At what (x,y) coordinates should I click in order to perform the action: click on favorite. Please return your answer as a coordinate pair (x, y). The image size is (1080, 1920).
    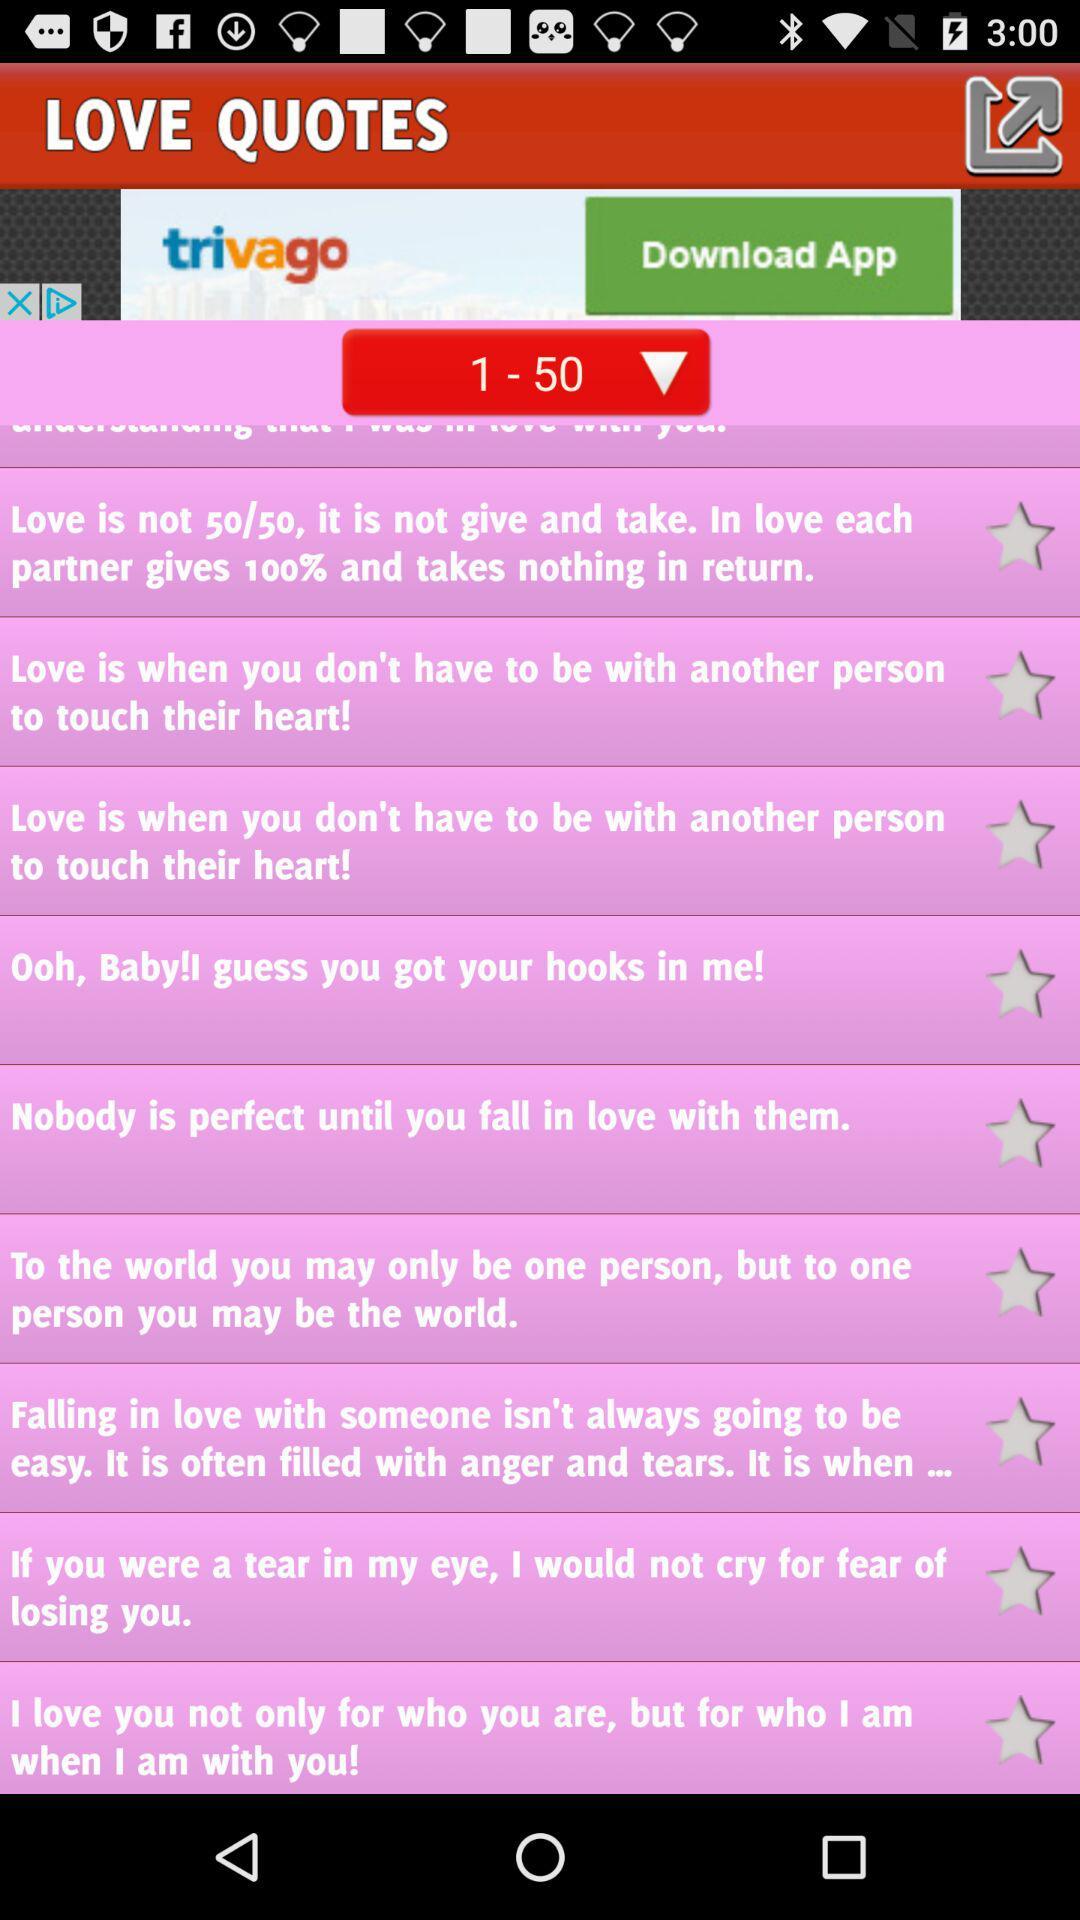
    Looking at the image, I should click on (1032, 1729).